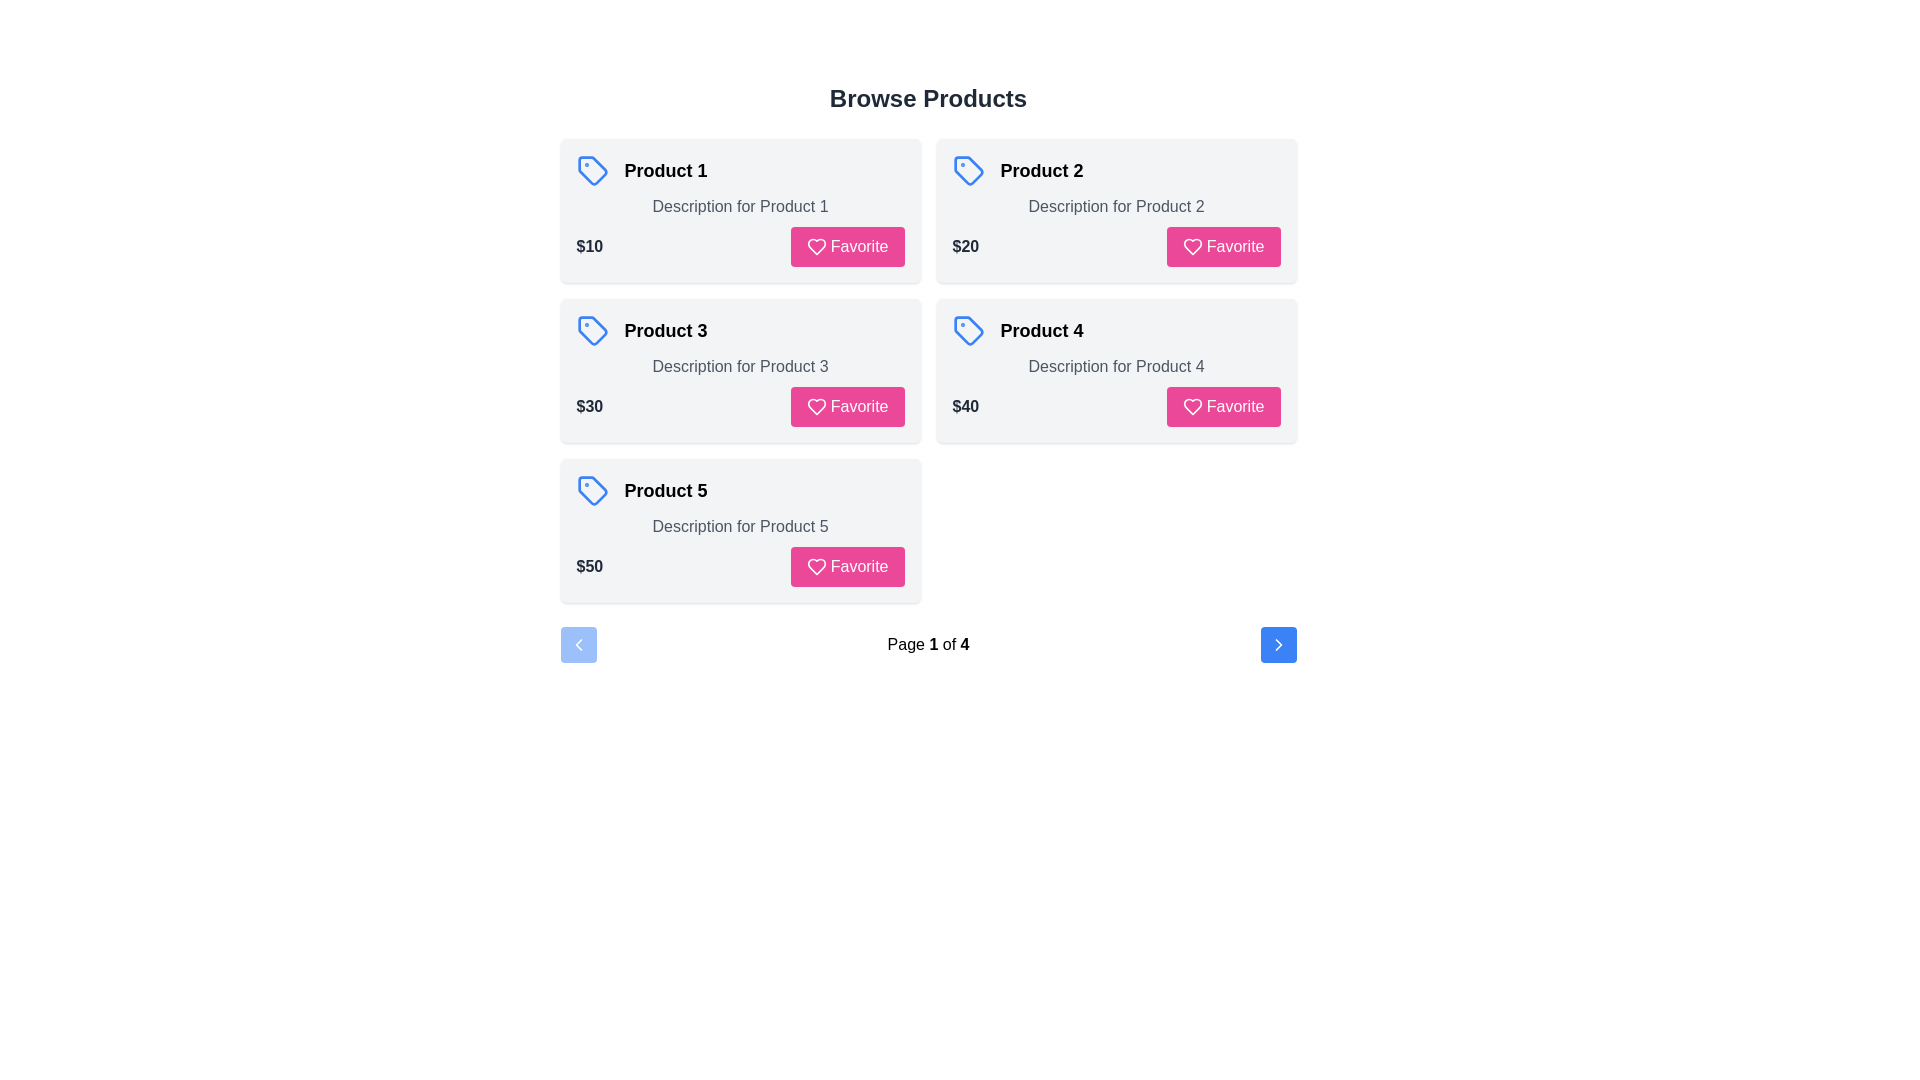 The image size is (1920, 1080). I want to click on the favorite button for 'Product 4' located at the bottom right corner of its card, so click(1222, 406).